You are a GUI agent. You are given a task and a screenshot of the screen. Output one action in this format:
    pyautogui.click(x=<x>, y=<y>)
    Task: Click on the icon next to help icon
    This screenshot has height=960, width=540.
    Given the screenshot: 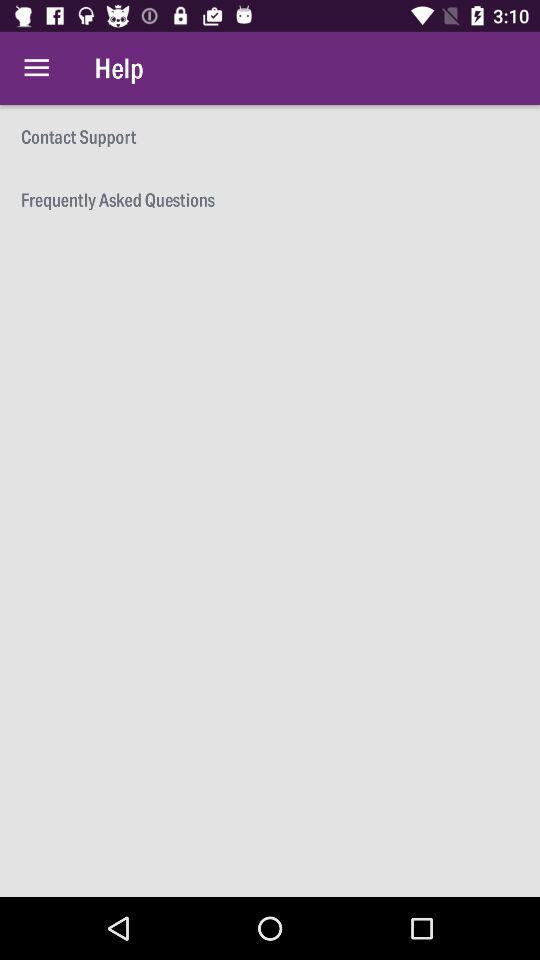 What is the action you would take?
    pyautogui.click(x=36, y=68)
    